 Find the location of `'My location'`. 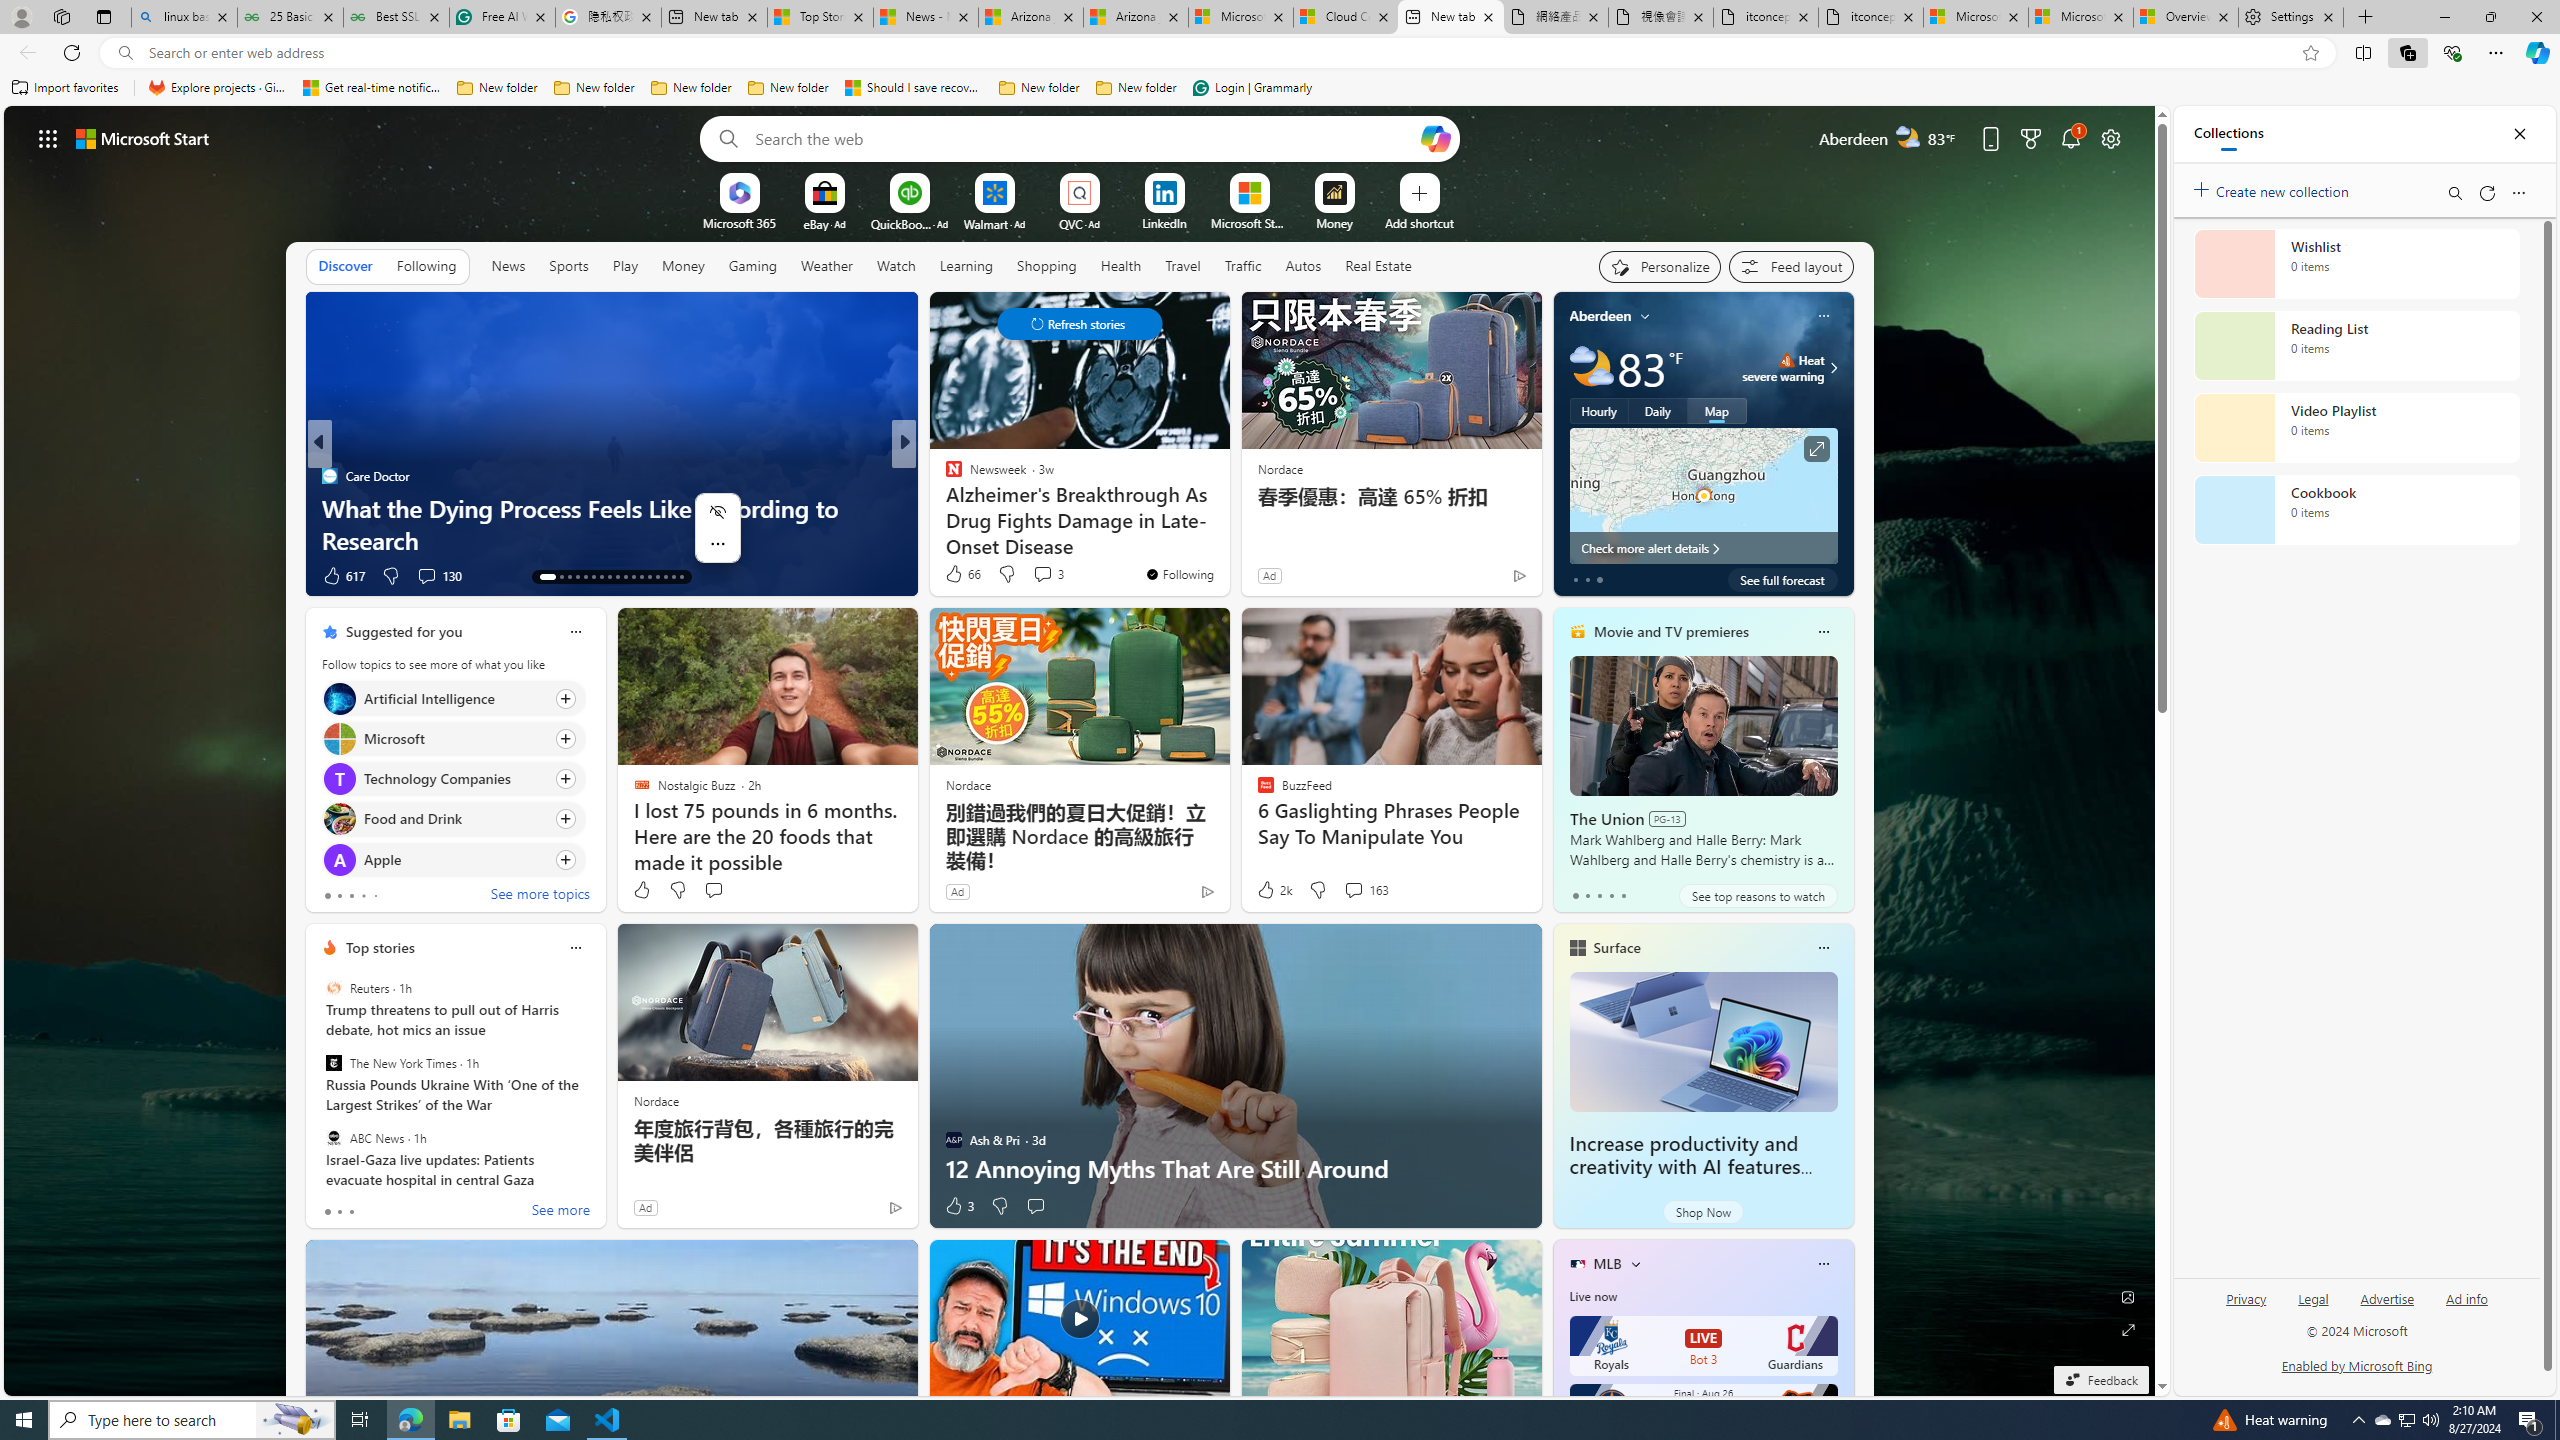

'My location' is located at coordinates (1646, 315).